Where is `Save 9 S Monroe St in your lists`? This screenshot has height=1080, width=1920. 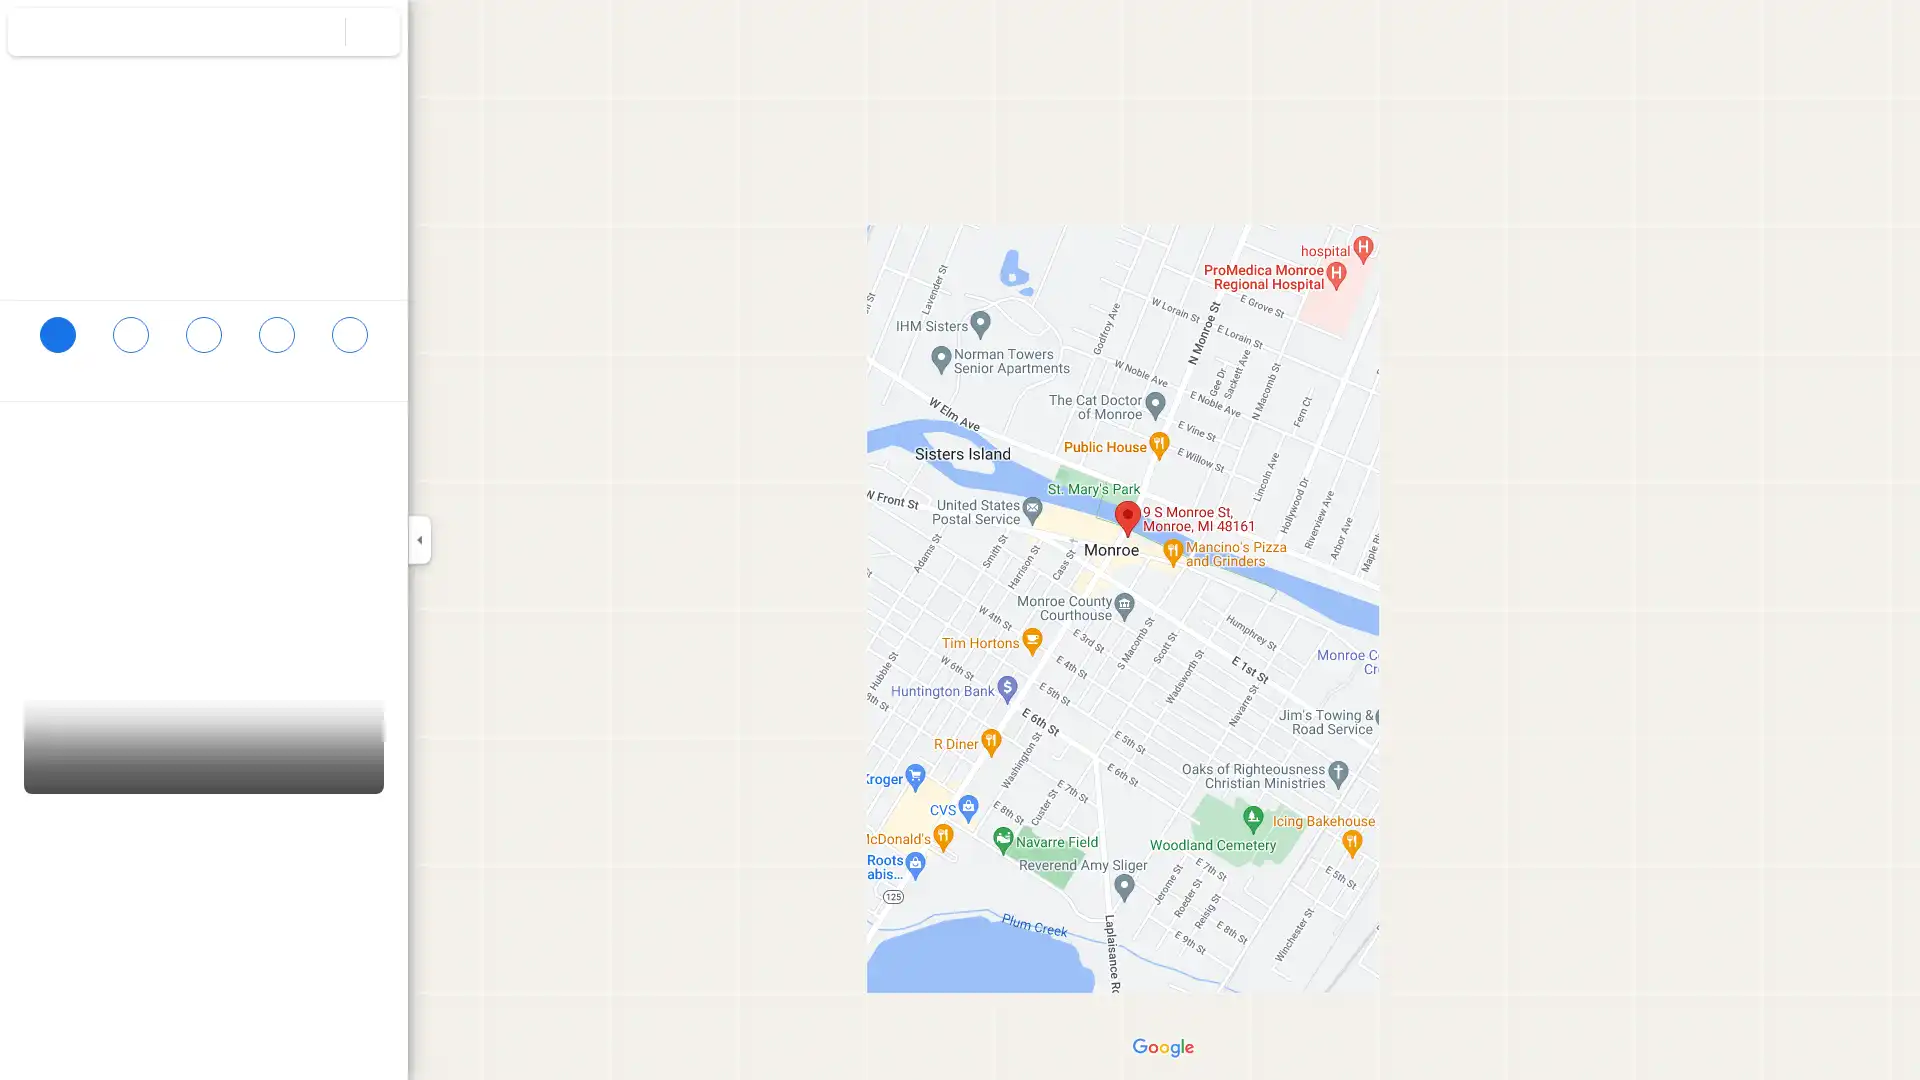
Save 9 S Monroe St in your lists is located at coordinates (129, 342).